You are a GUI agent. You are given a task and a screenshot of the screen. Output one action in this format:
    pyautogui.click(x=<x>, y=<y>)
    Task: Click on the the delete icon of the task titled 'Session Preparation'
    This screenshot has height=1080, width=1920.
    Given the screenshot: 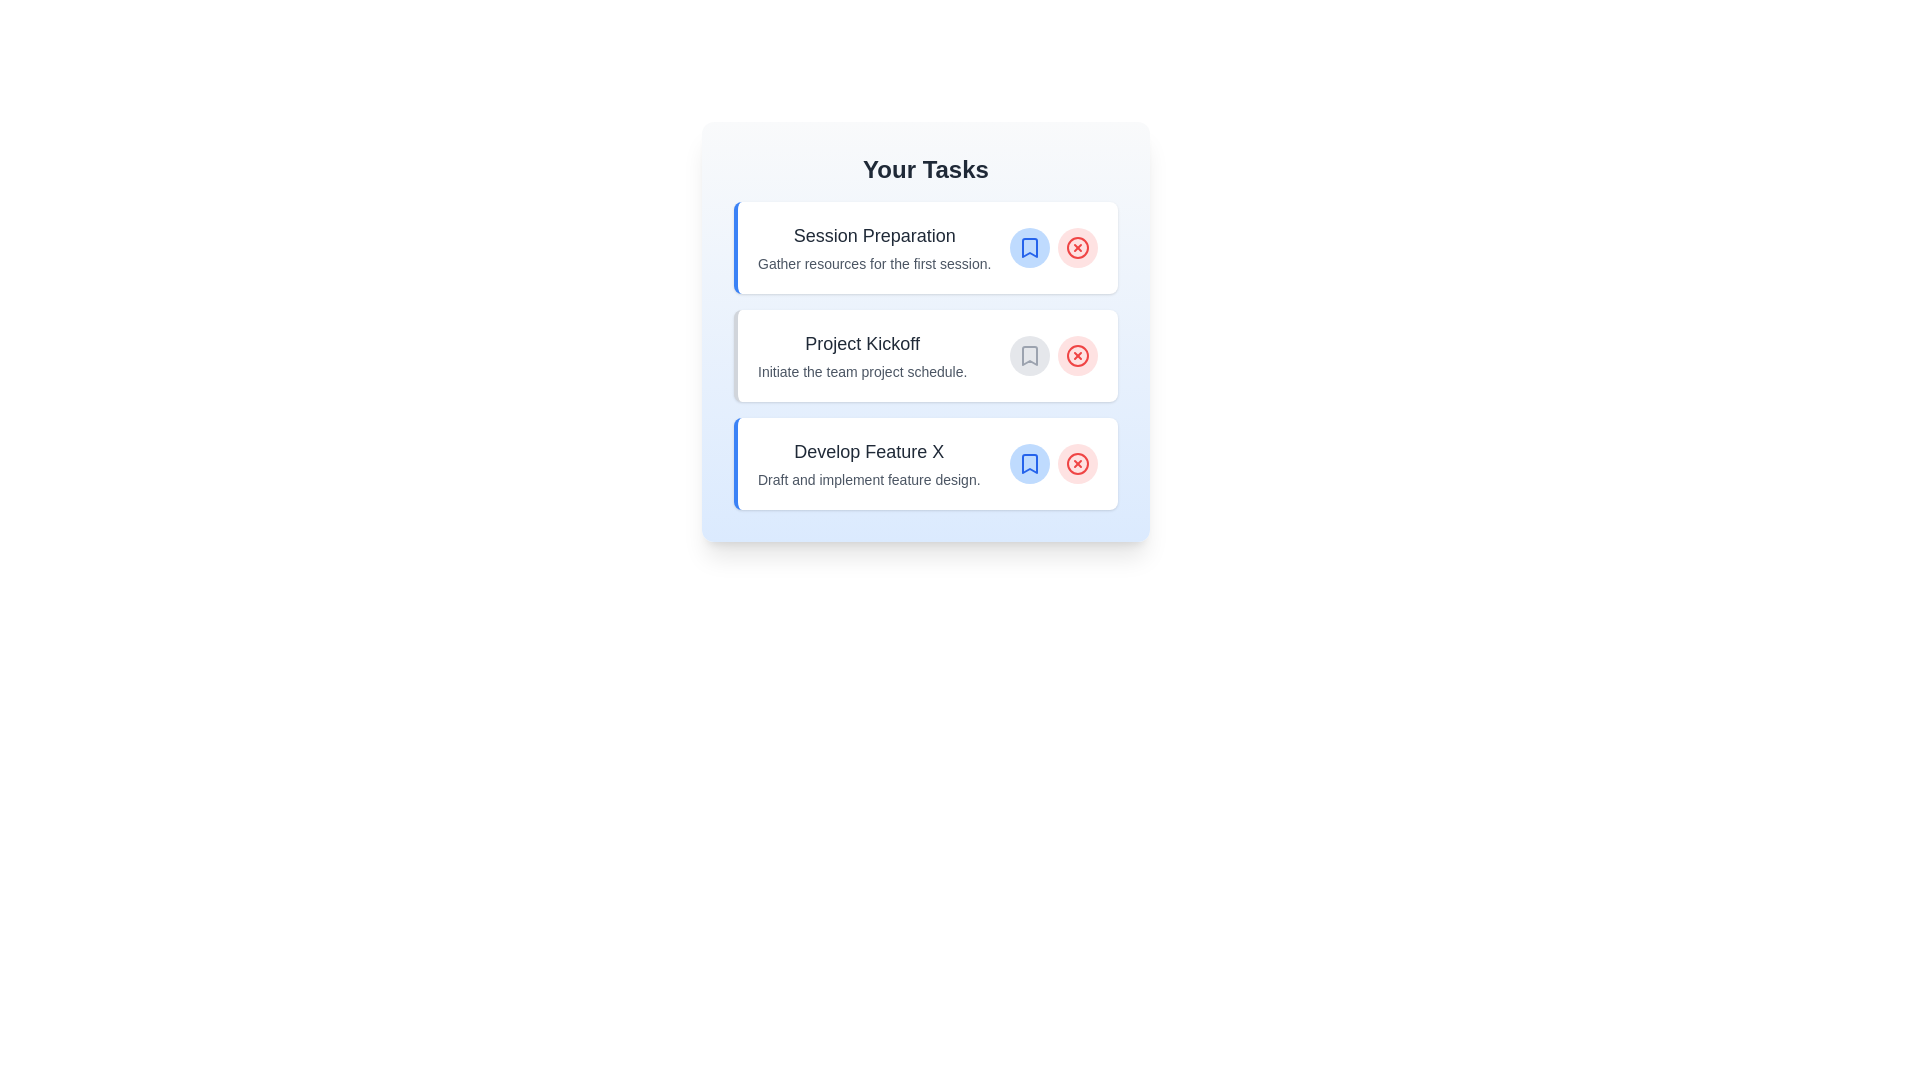 What is the action you would take?
    pyautogui.click(x=1077, y=246)
    